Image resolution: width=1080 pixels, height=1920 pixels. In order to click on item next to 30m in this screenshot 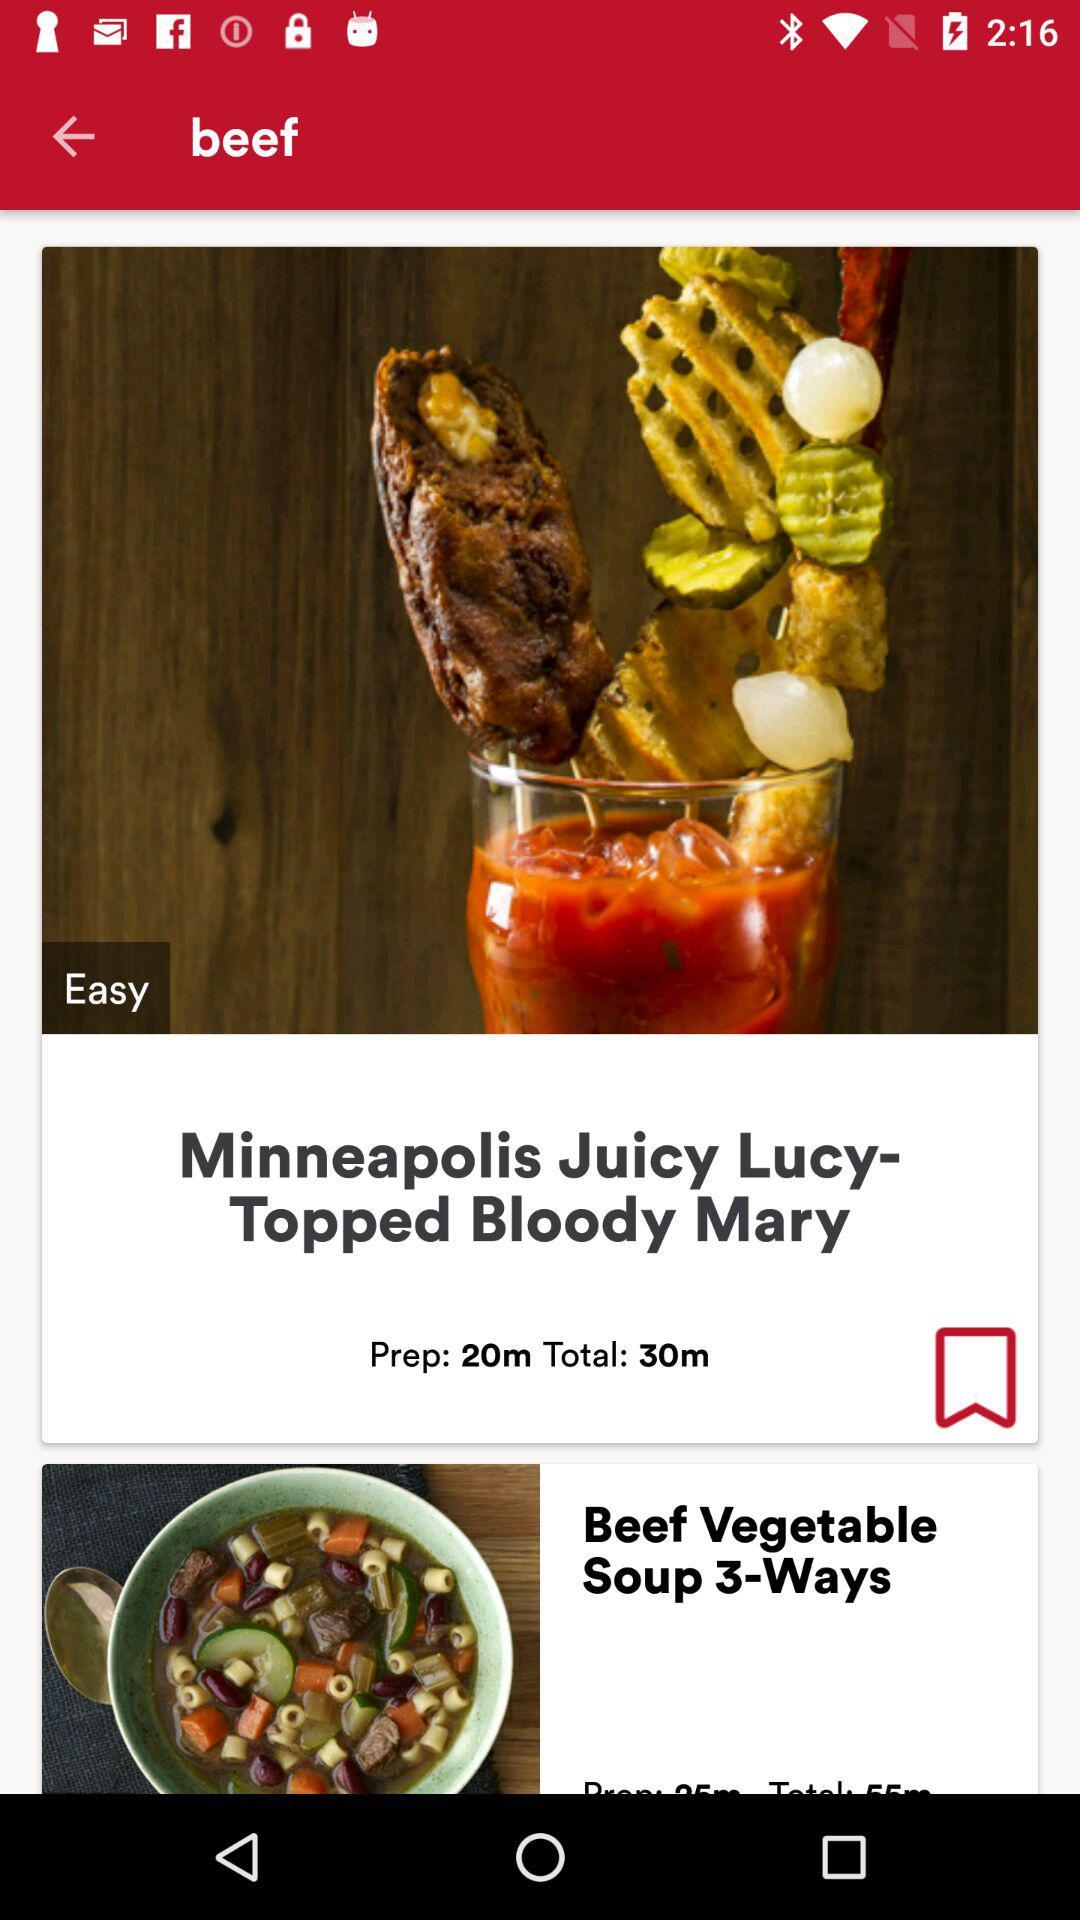, I will do `click(974, 1379)`.